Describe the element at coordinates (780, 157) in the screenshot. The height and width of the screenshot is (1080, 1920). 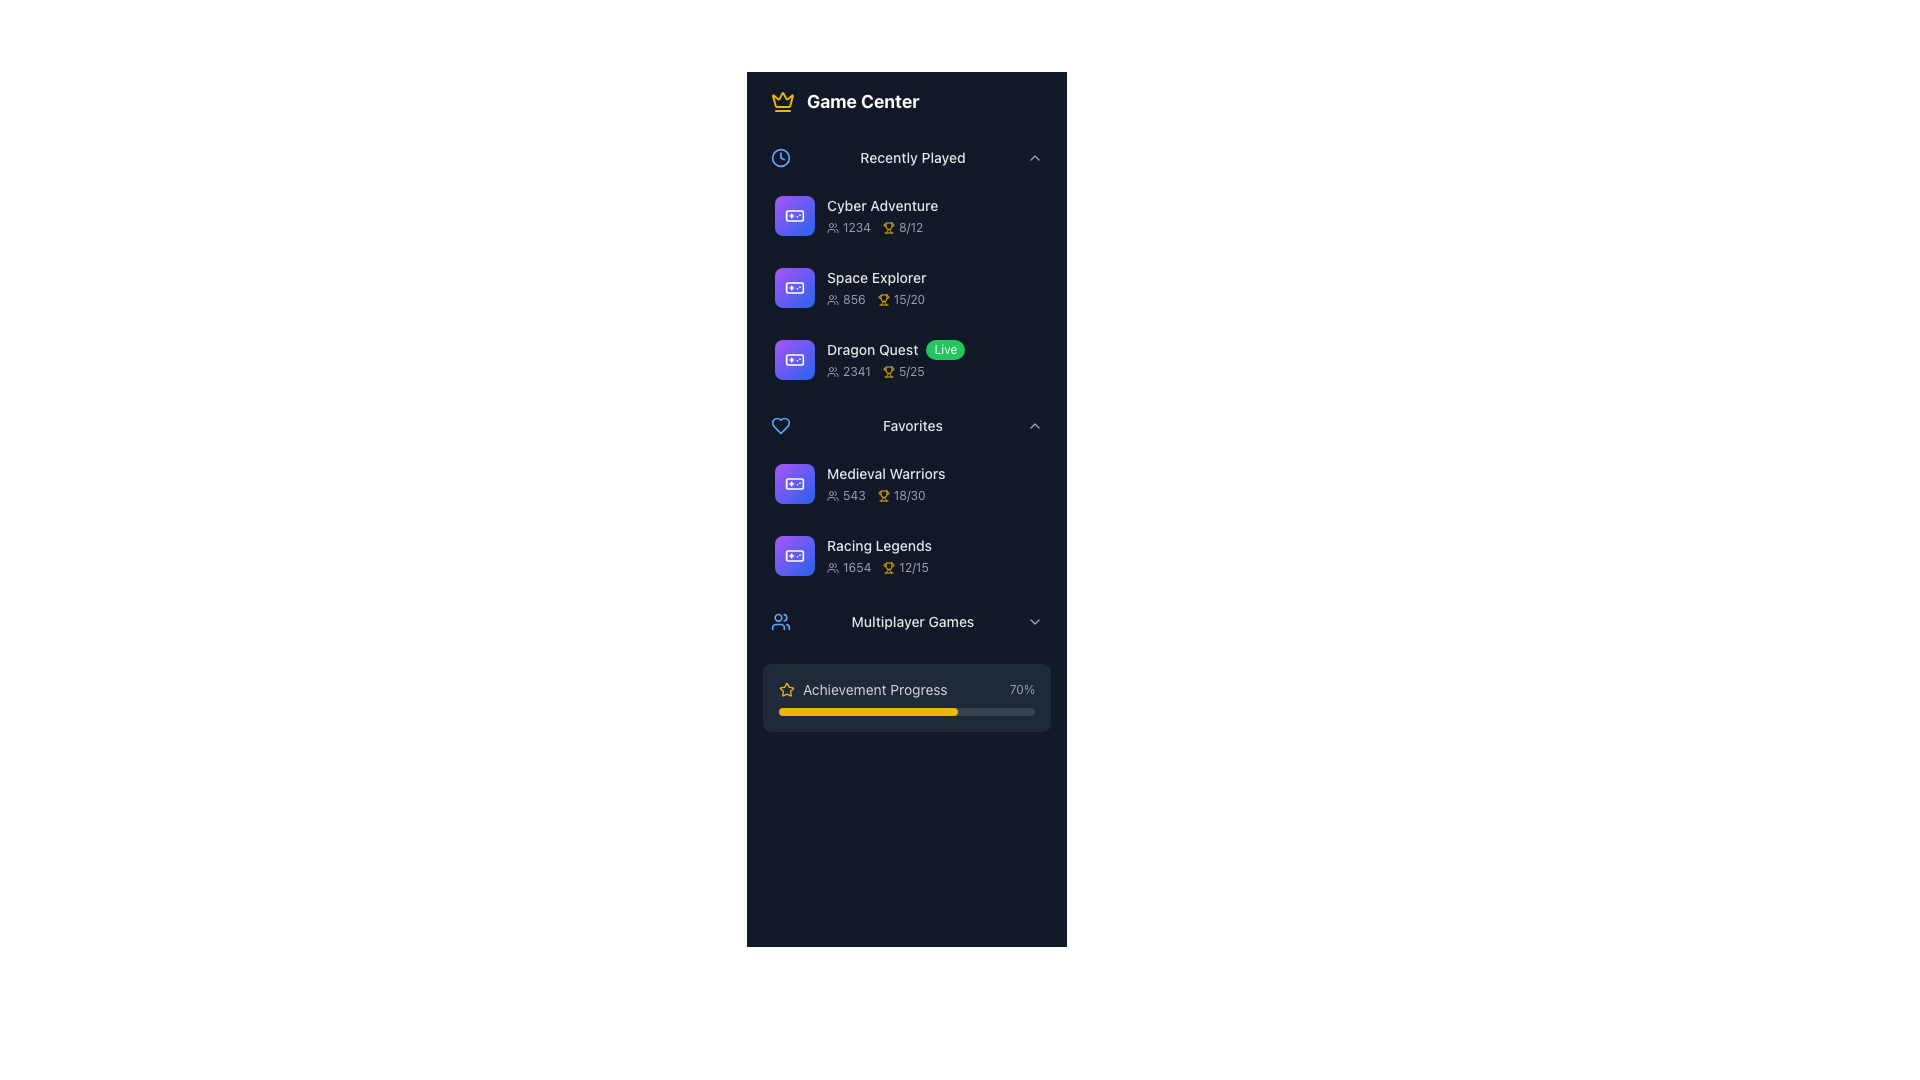
I see `the first icon in the 'Recently Played' row, which represents the 'Recently Played' category and is located to the left of the text label` at that location.